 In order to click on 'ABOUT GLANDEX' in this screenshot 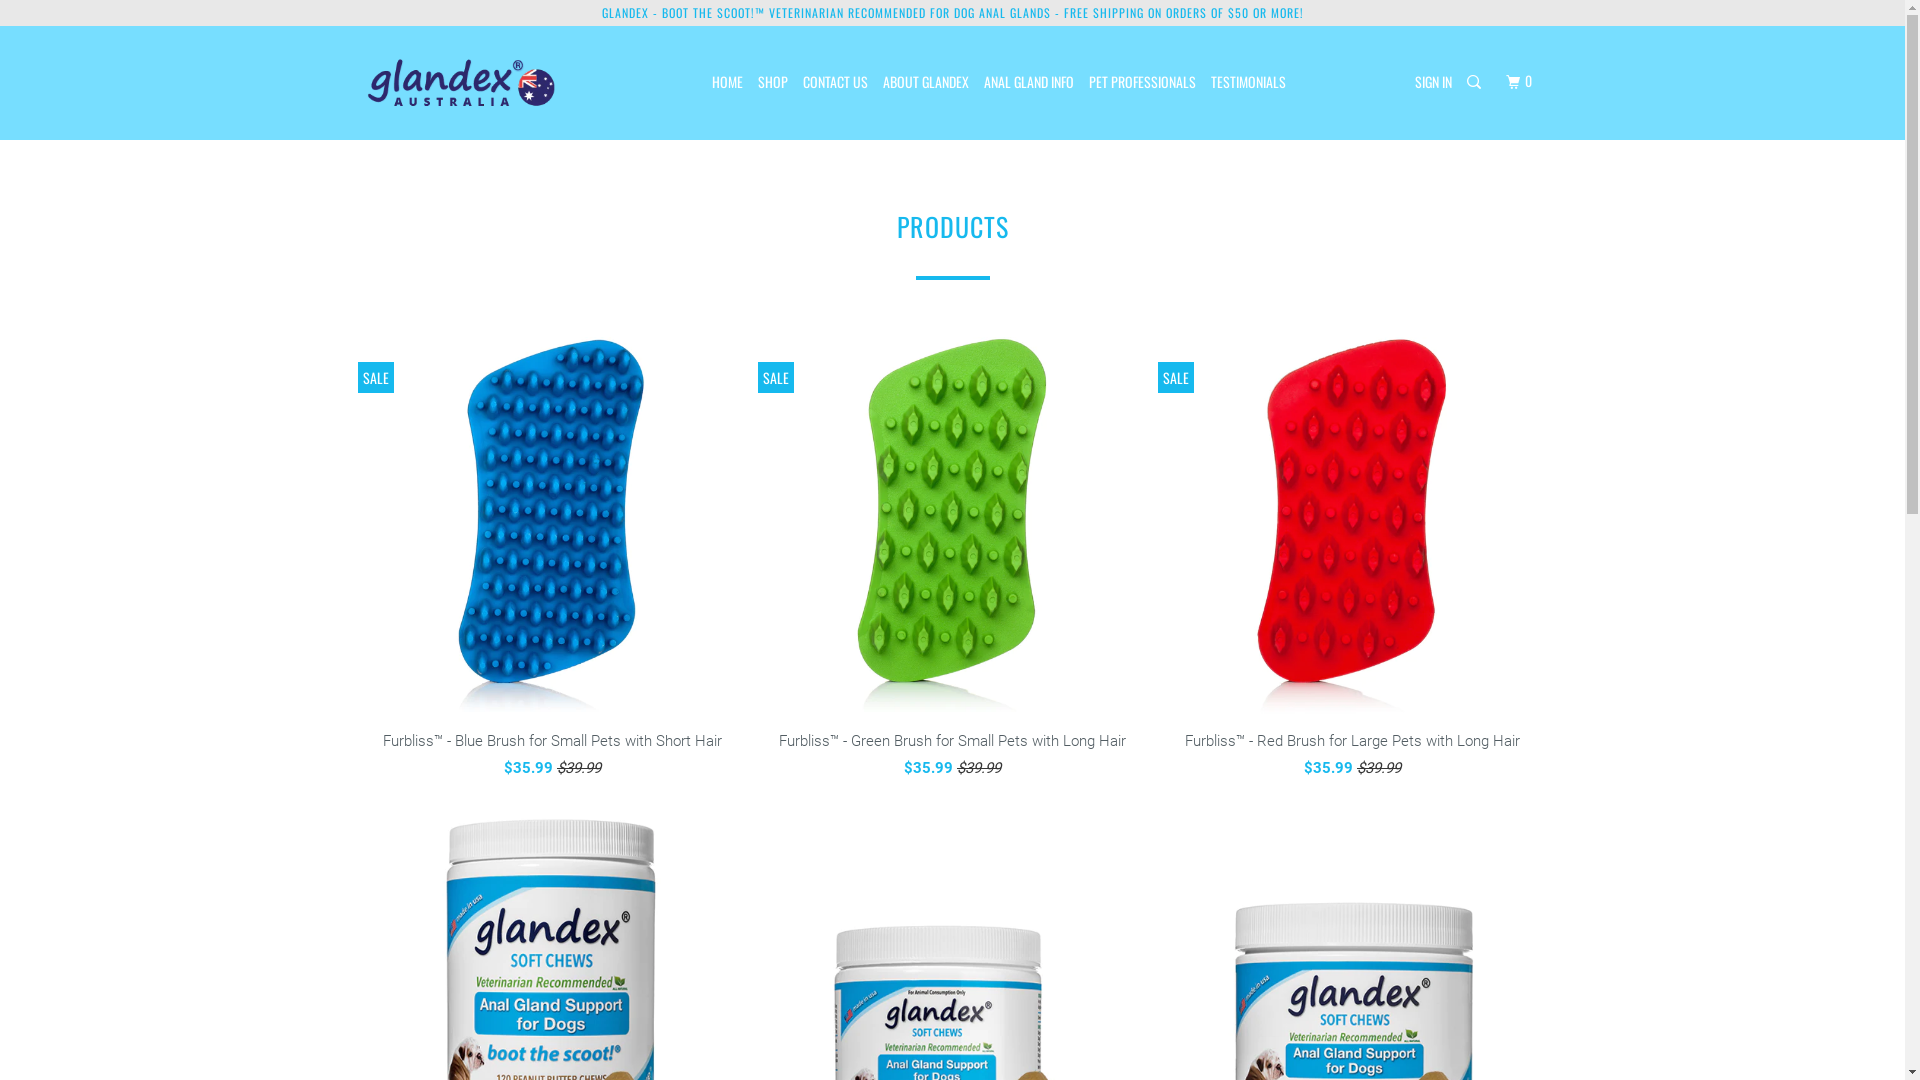, I will do `click(925, 80)`.